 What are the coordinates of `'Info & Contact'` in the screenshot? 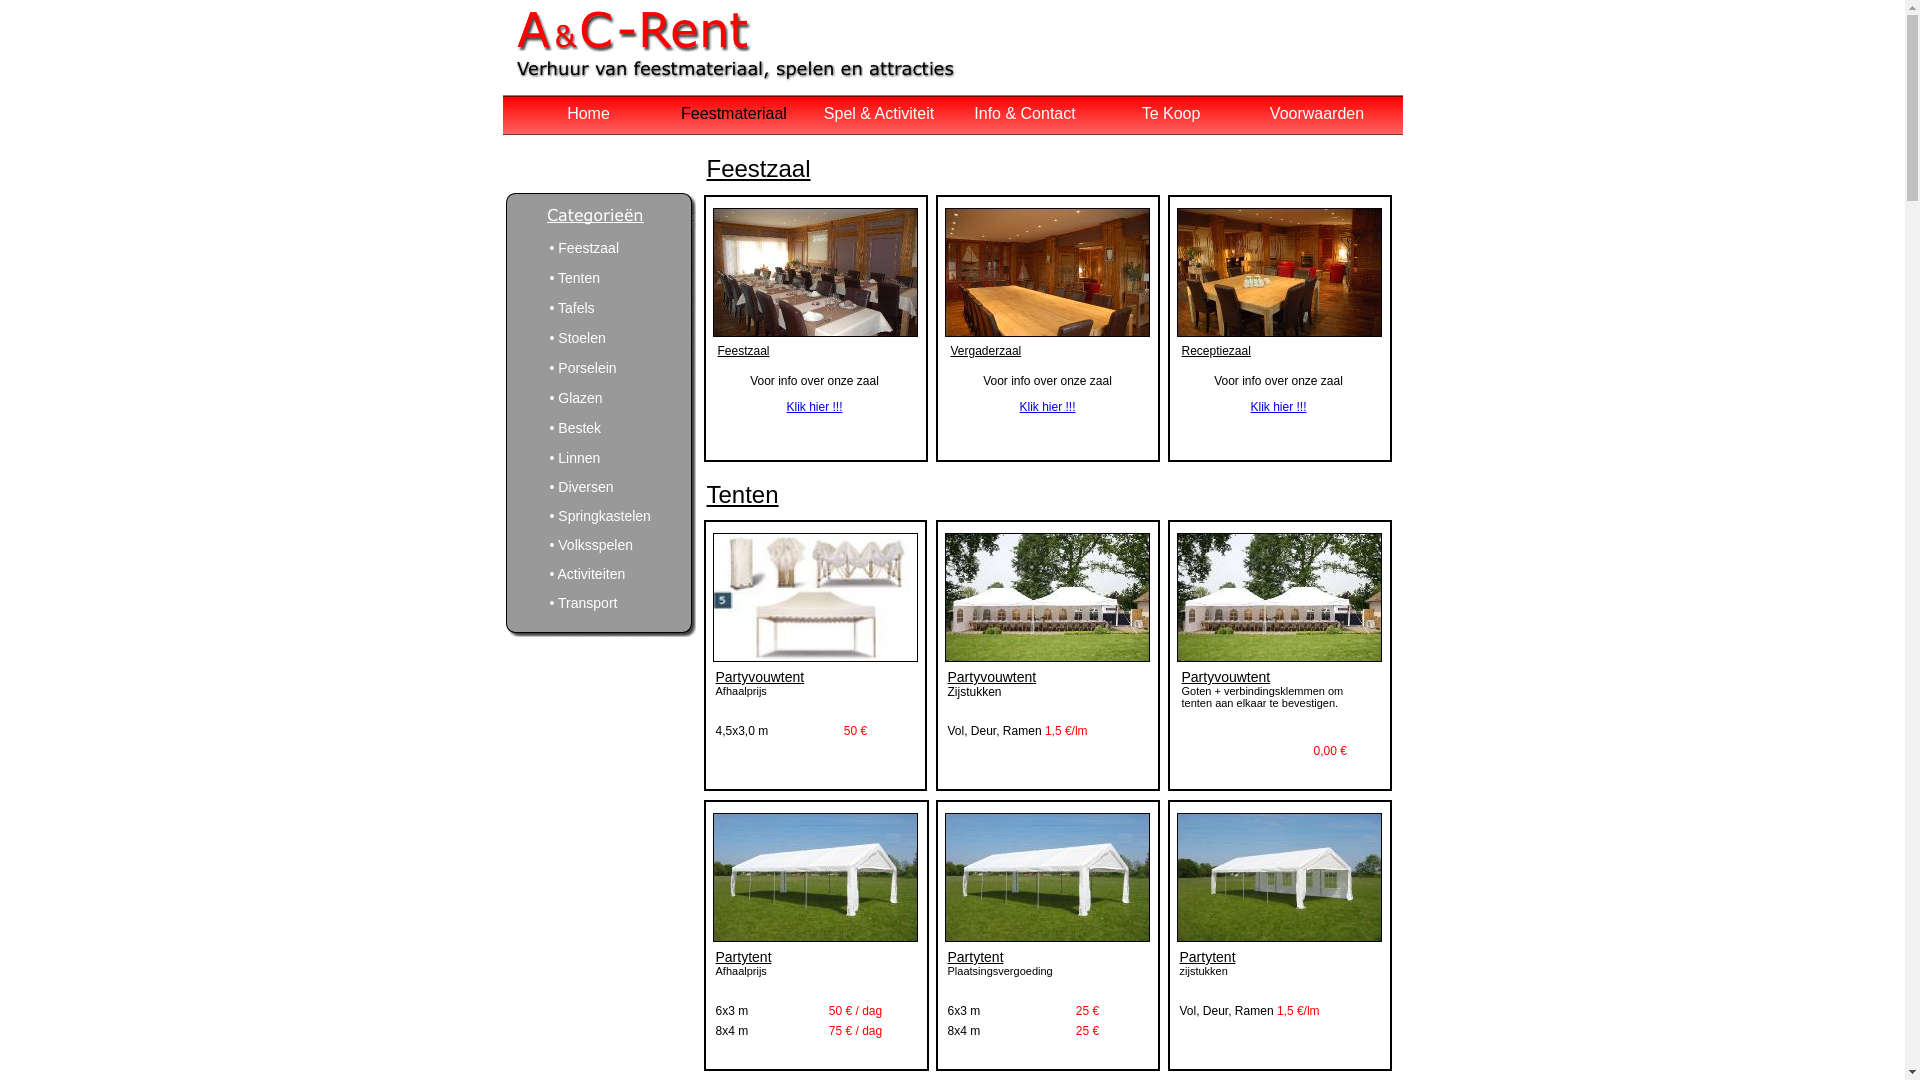 It's located at (1024, 113).